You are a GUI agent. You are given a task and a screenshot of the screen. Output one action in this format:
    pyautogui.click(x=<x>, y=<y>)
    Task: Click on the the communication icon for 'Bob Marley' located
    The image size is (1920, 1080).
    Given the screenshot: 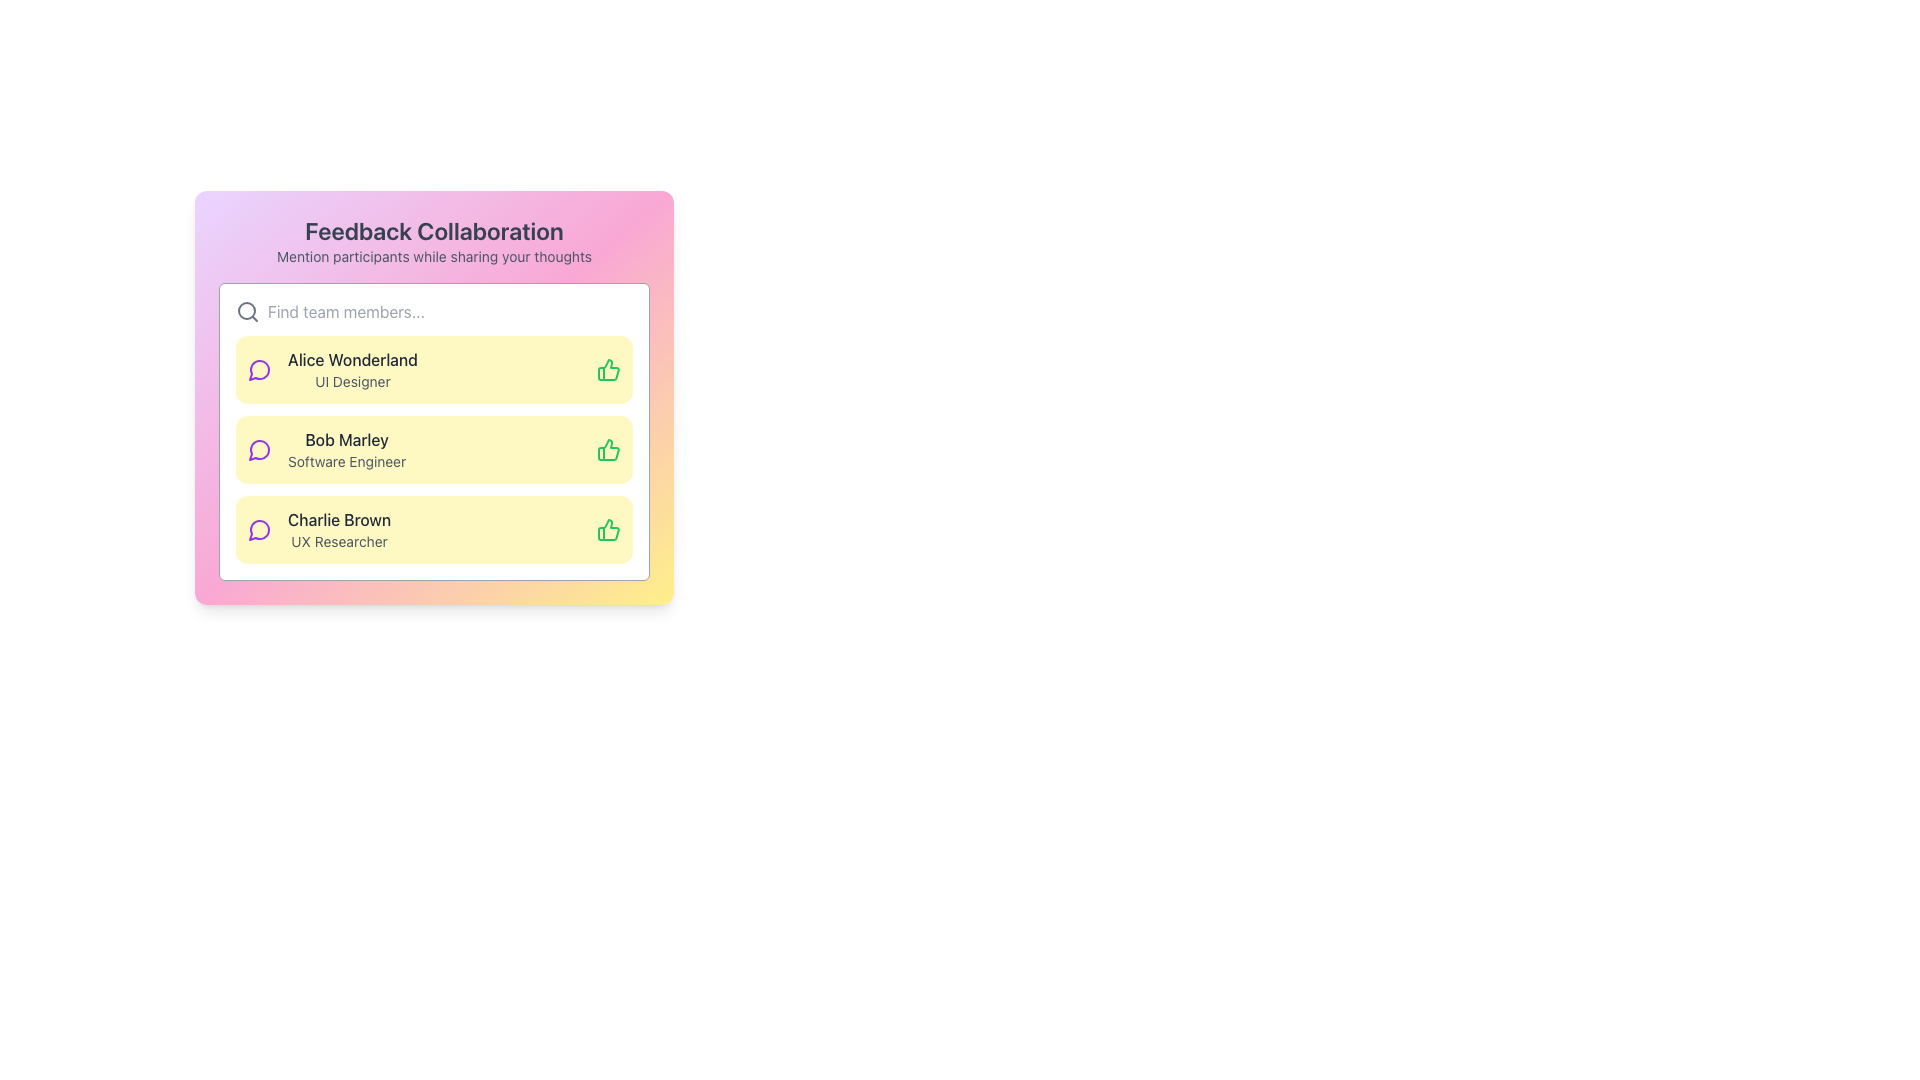 What is the action you would take?
    pyautogui.click(x=258, y=450)
    